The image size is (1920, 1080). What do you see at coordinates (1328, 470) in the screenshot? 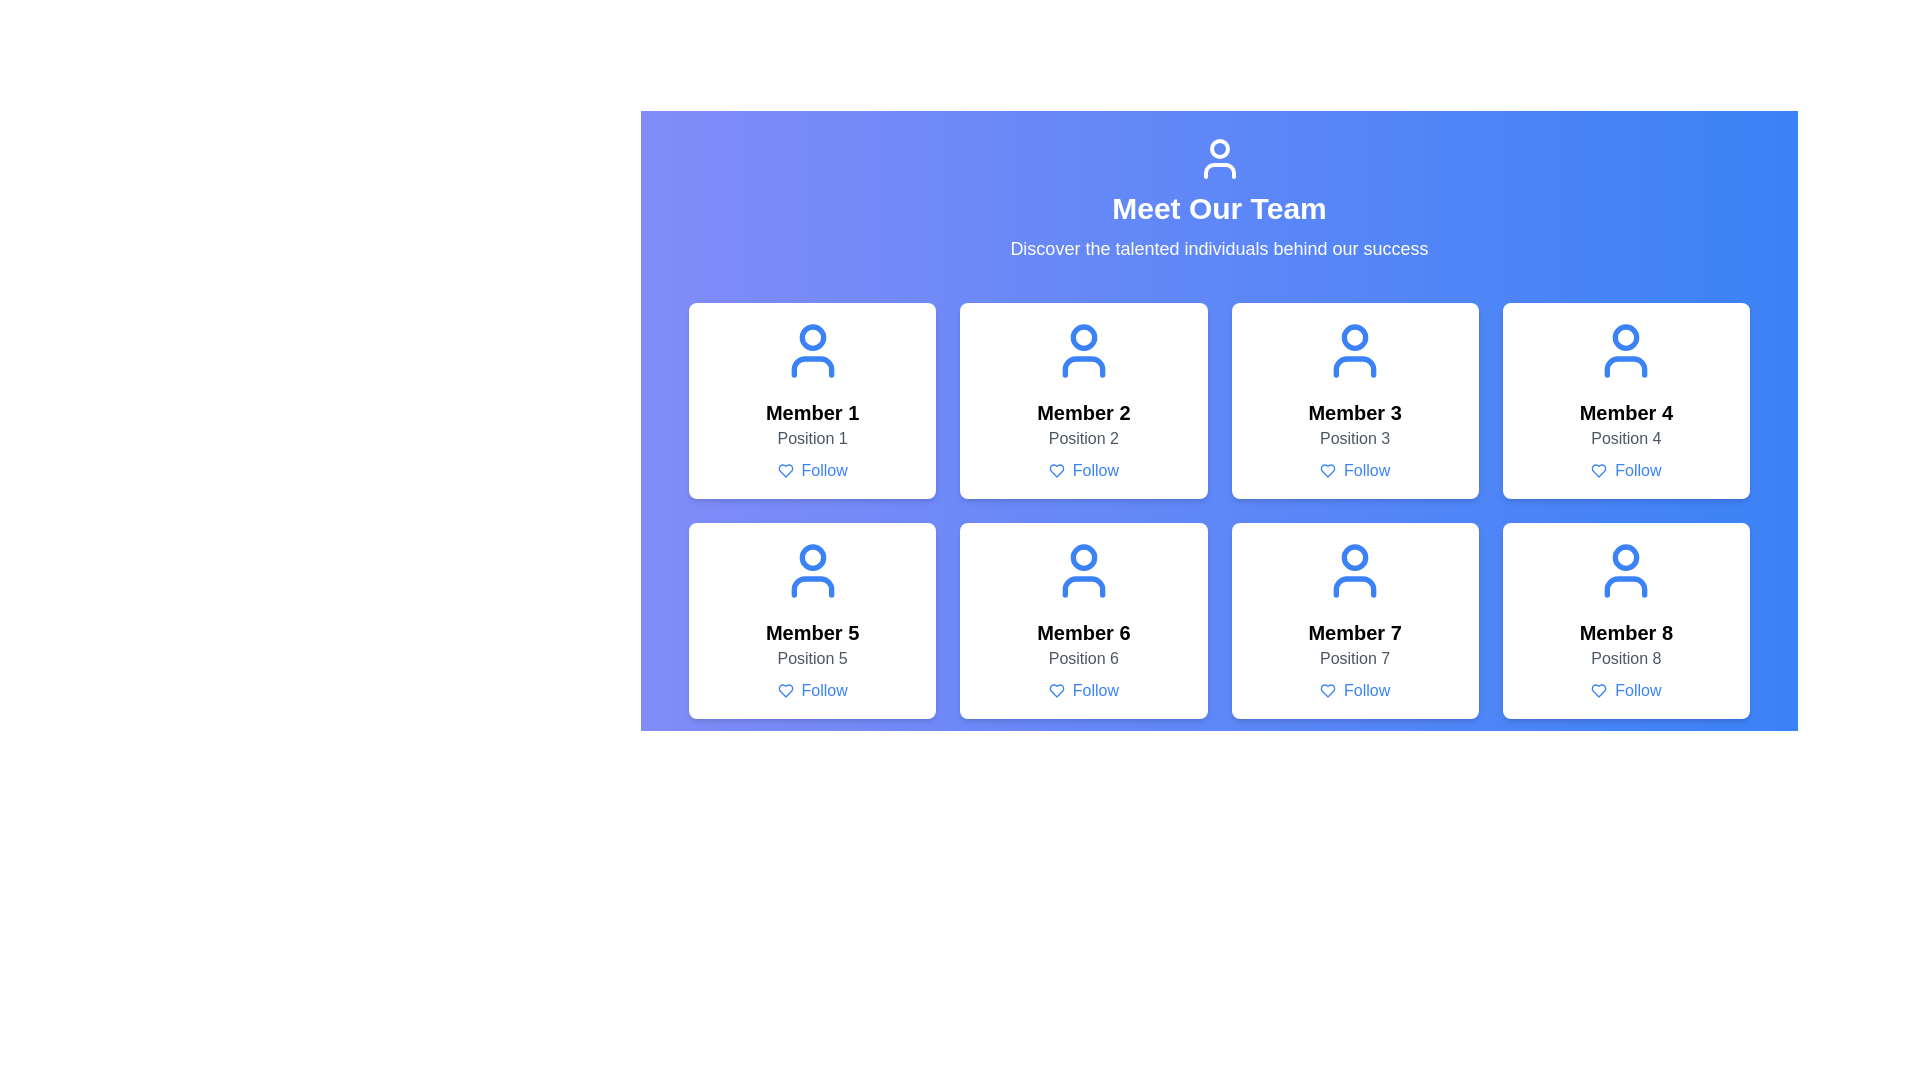
I see `the heart icon in the profile card for 'Member 3, Position 3'` at bounding box center [1328, 470].